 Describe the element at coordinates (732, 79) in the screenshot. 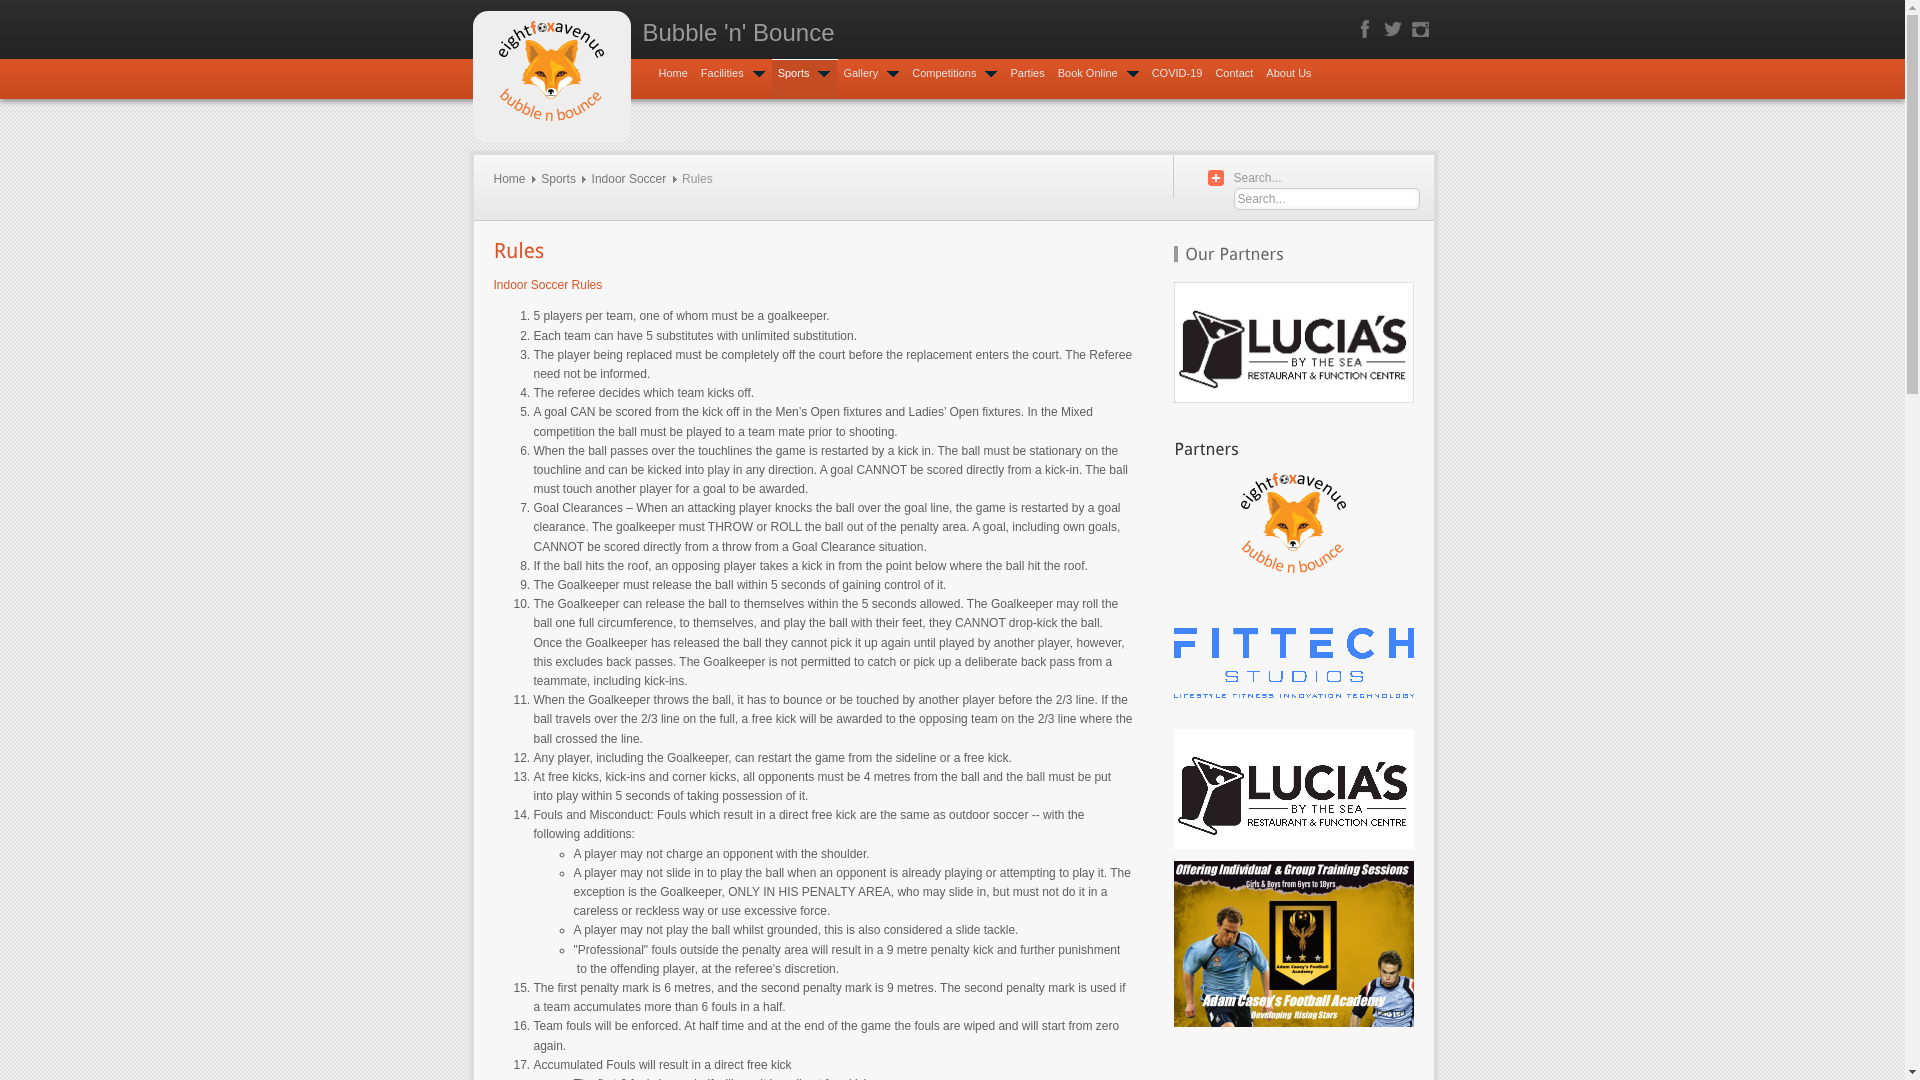

I see `'Facilities'` at that location.